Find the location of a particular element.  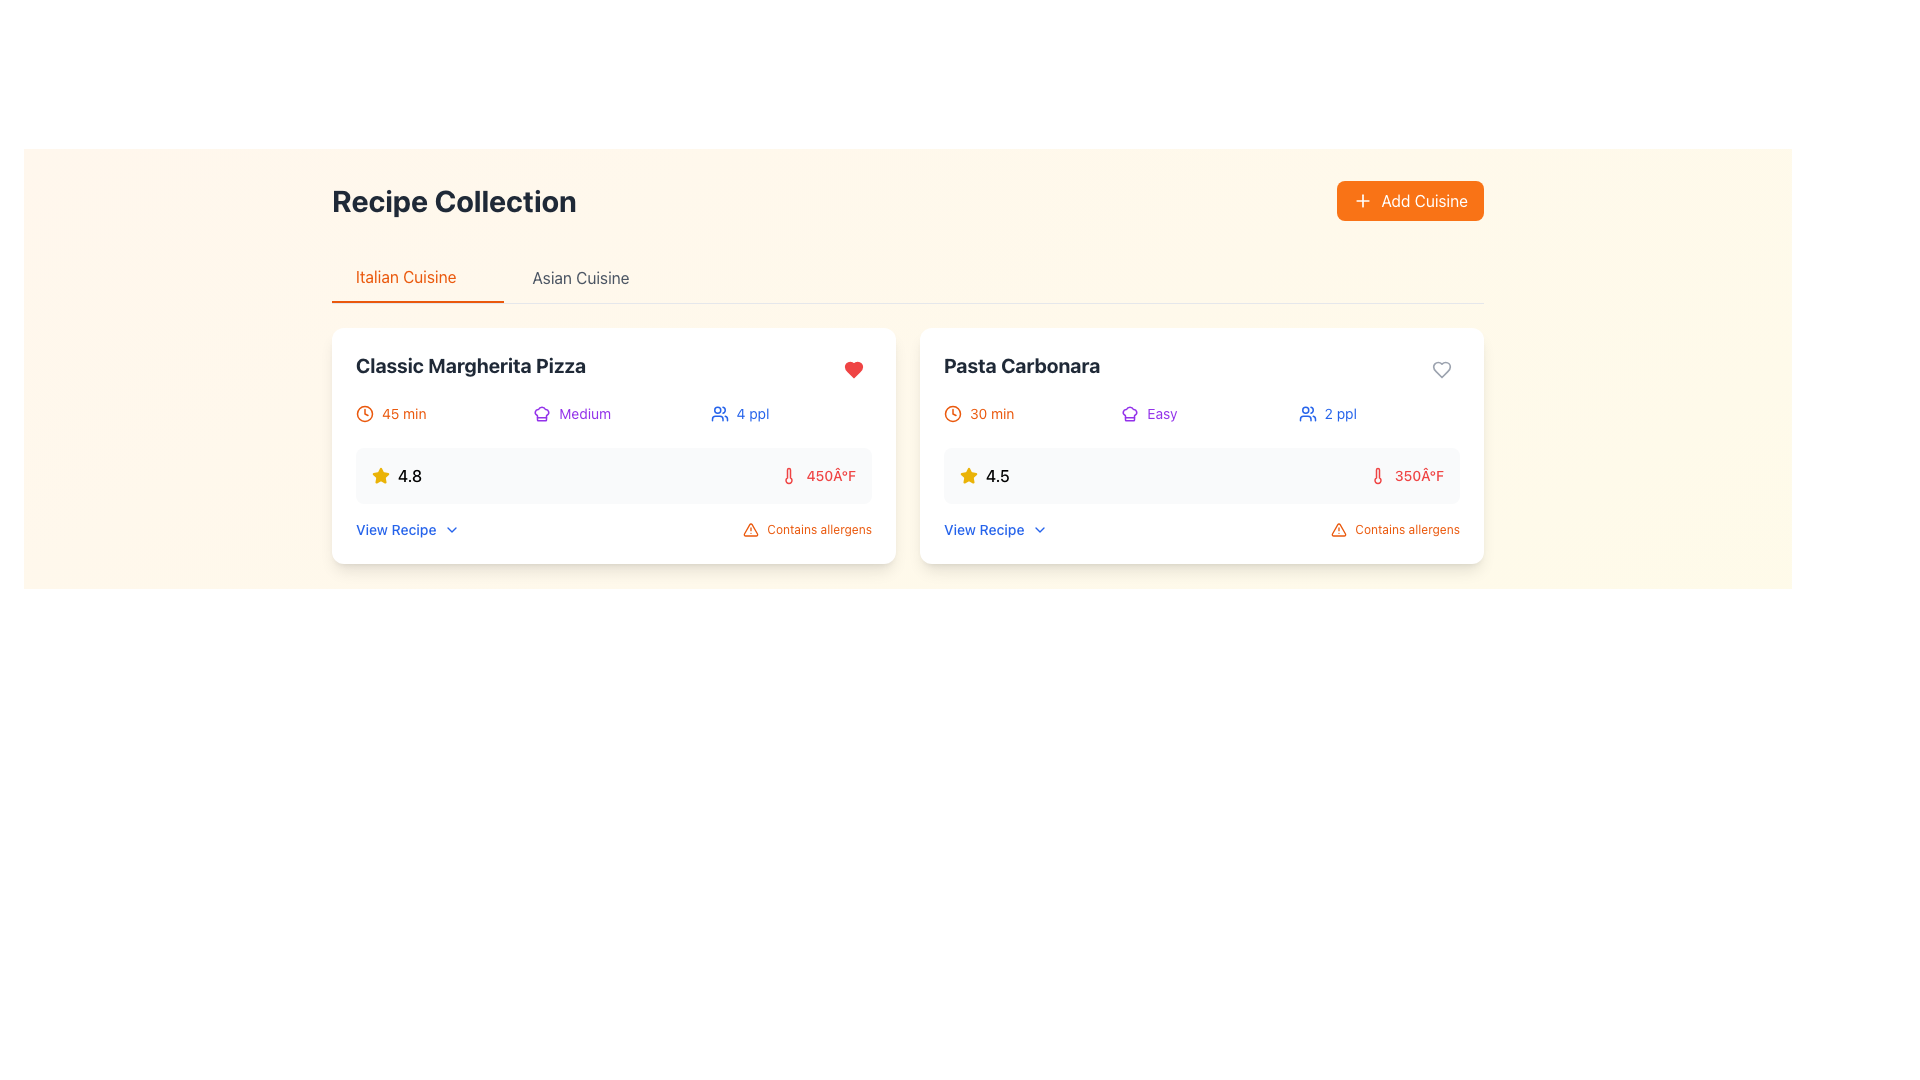

the static label with an orange warning triangle icon and the text 'Contains allergens' located in the bottom-right of the recipe details box for 'Pasta Carbonara' is located at coordinates (807, 528).